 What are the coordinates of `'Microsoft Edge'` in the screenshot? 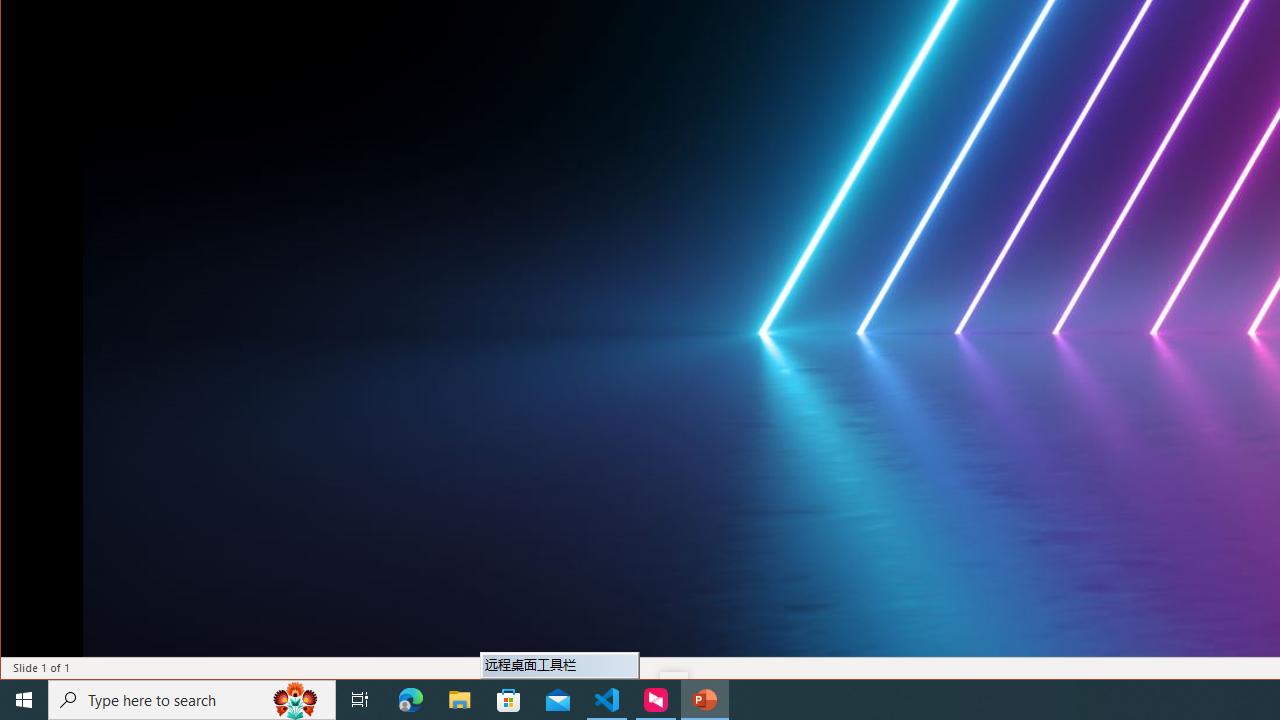 It's located at (410, 698).